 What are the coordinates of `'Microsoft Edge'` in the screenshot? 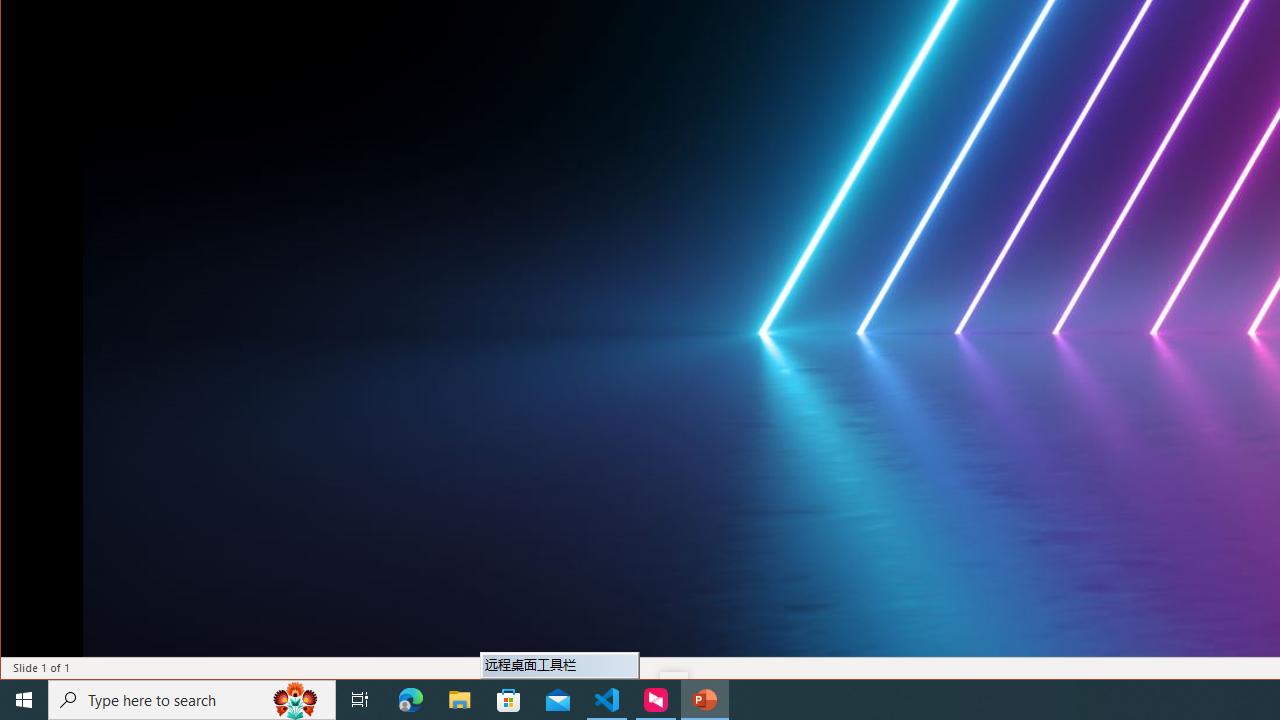 It's located at (410, 698).